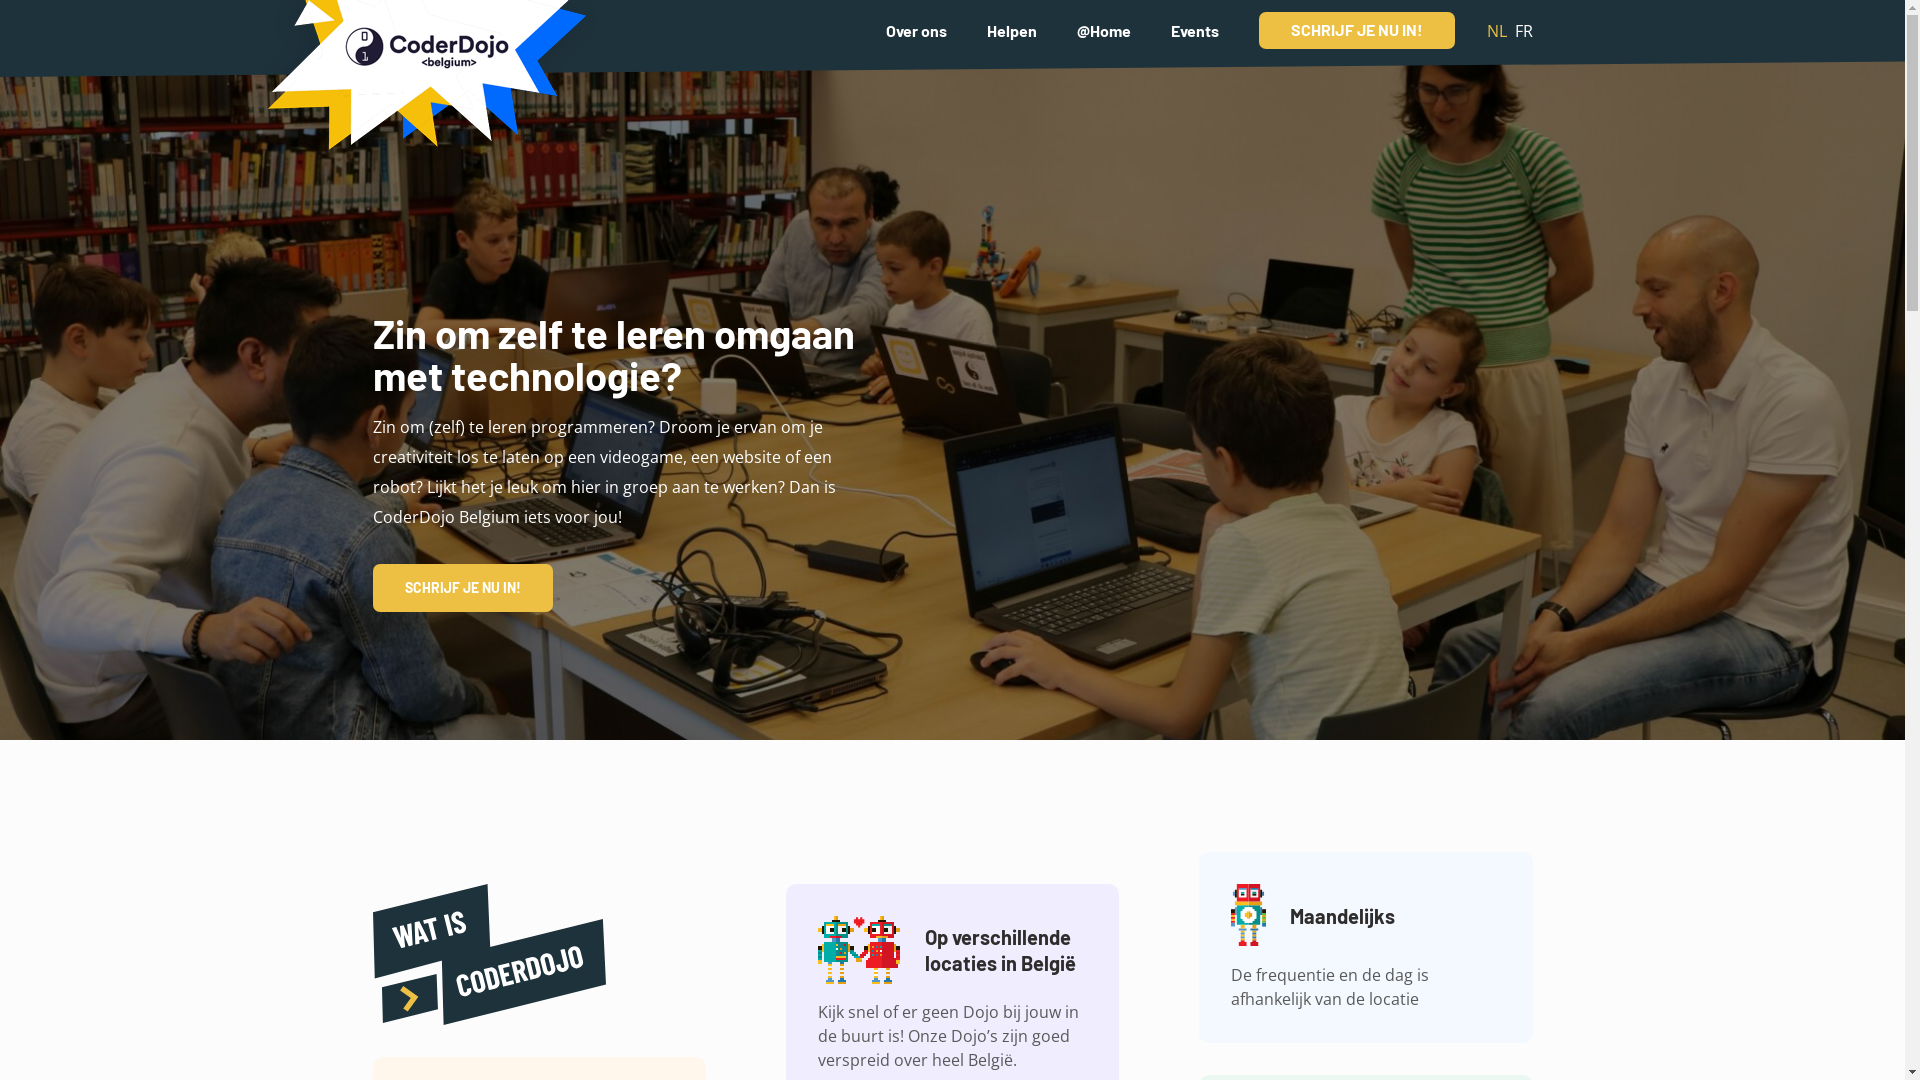  Describe the element at coordinates (421, 91) in the screenshot. I see `'Coderdojo'` at that location.